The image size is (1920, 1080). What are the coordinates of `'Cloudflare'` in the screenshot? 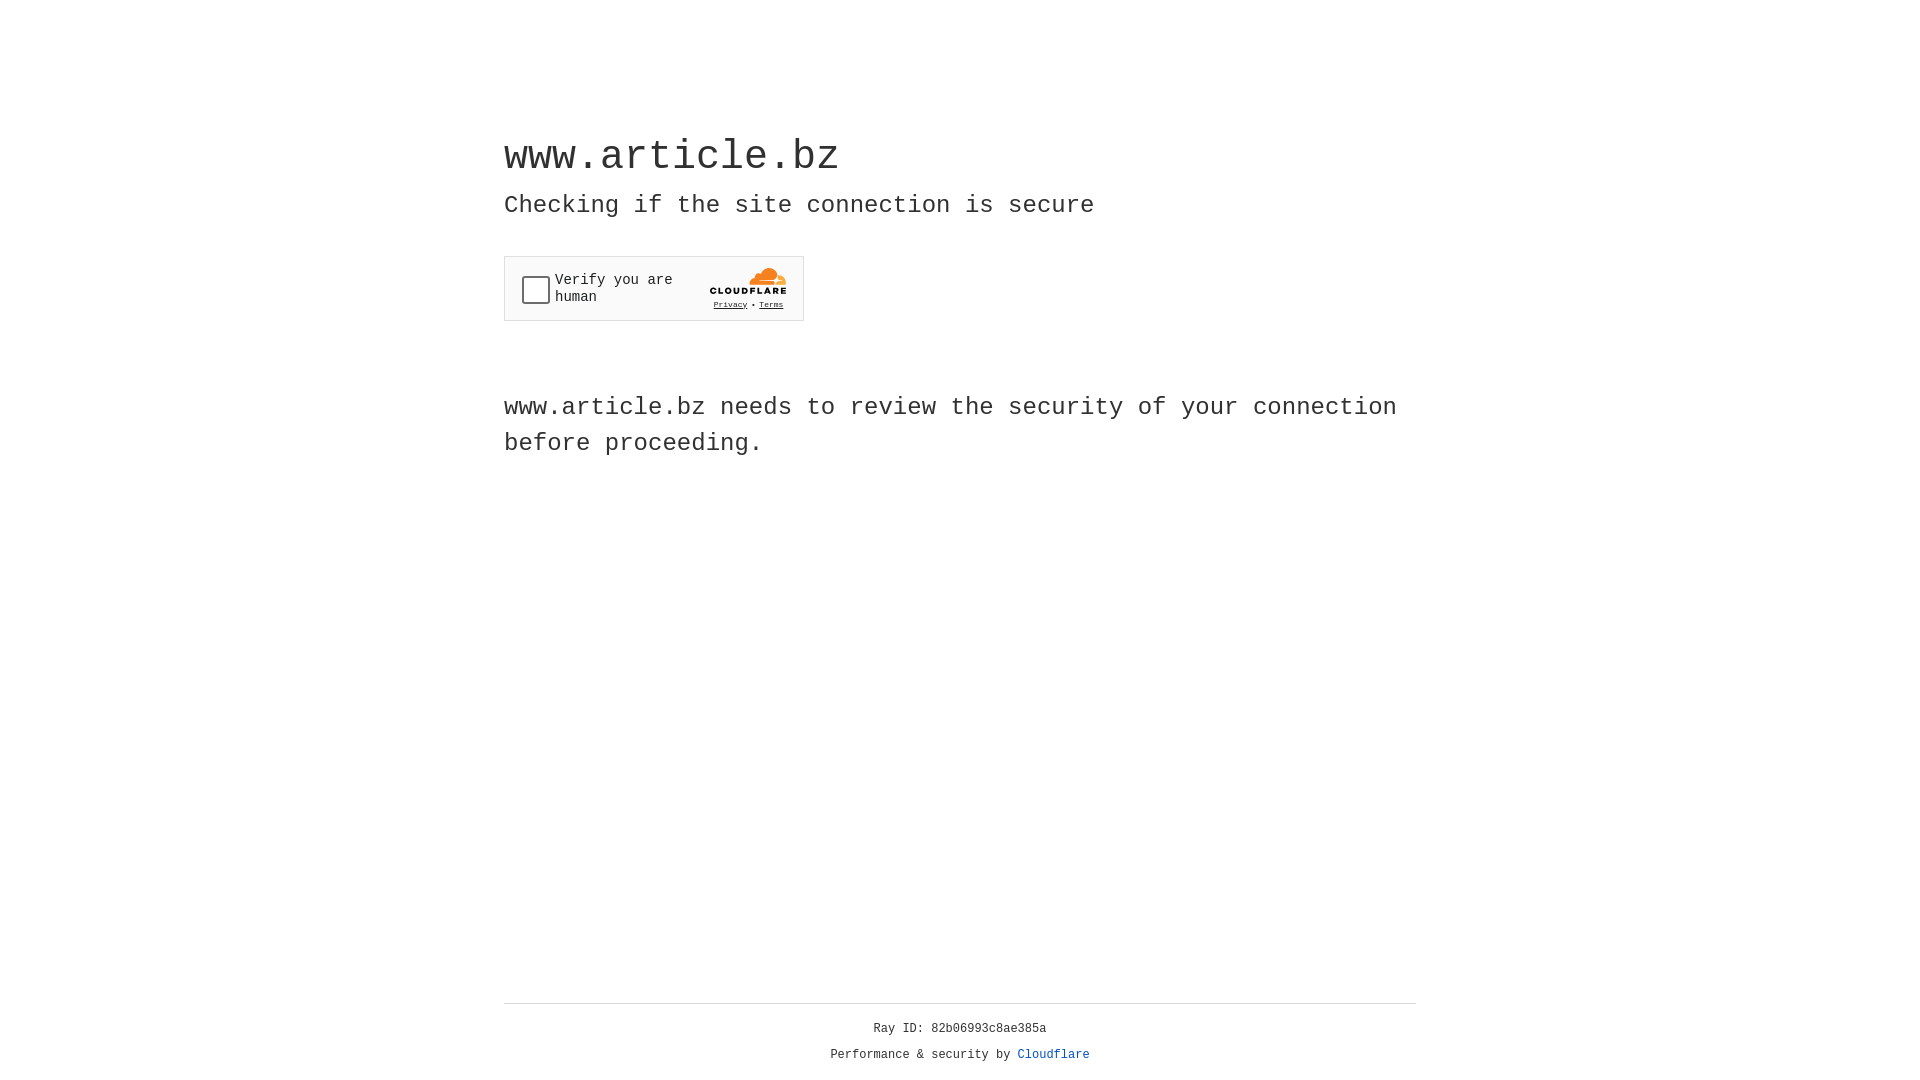 It's located at (1053, 1054).